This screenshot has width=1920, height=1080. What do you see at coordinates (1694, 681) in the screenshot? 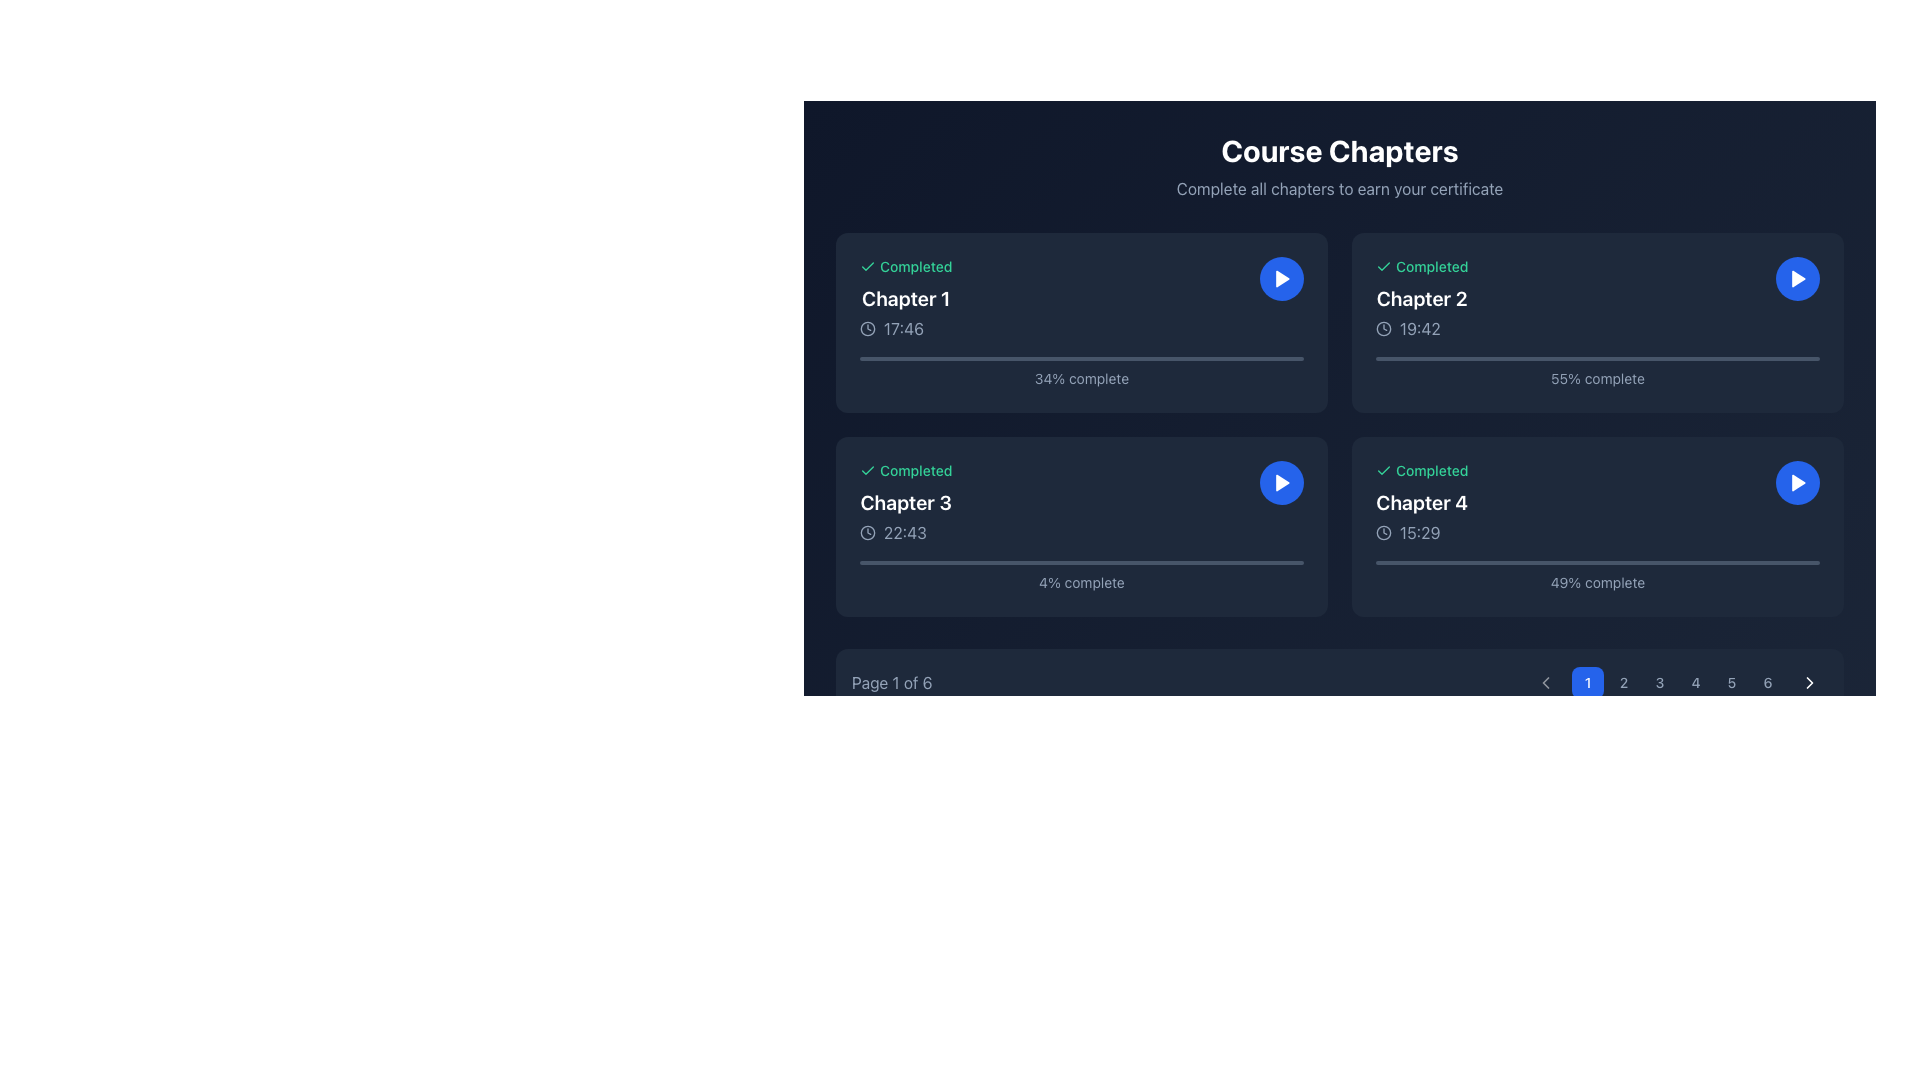
I see `the fourth button located at the bottom-right section of the interface` at bounding box center [1694, 681].